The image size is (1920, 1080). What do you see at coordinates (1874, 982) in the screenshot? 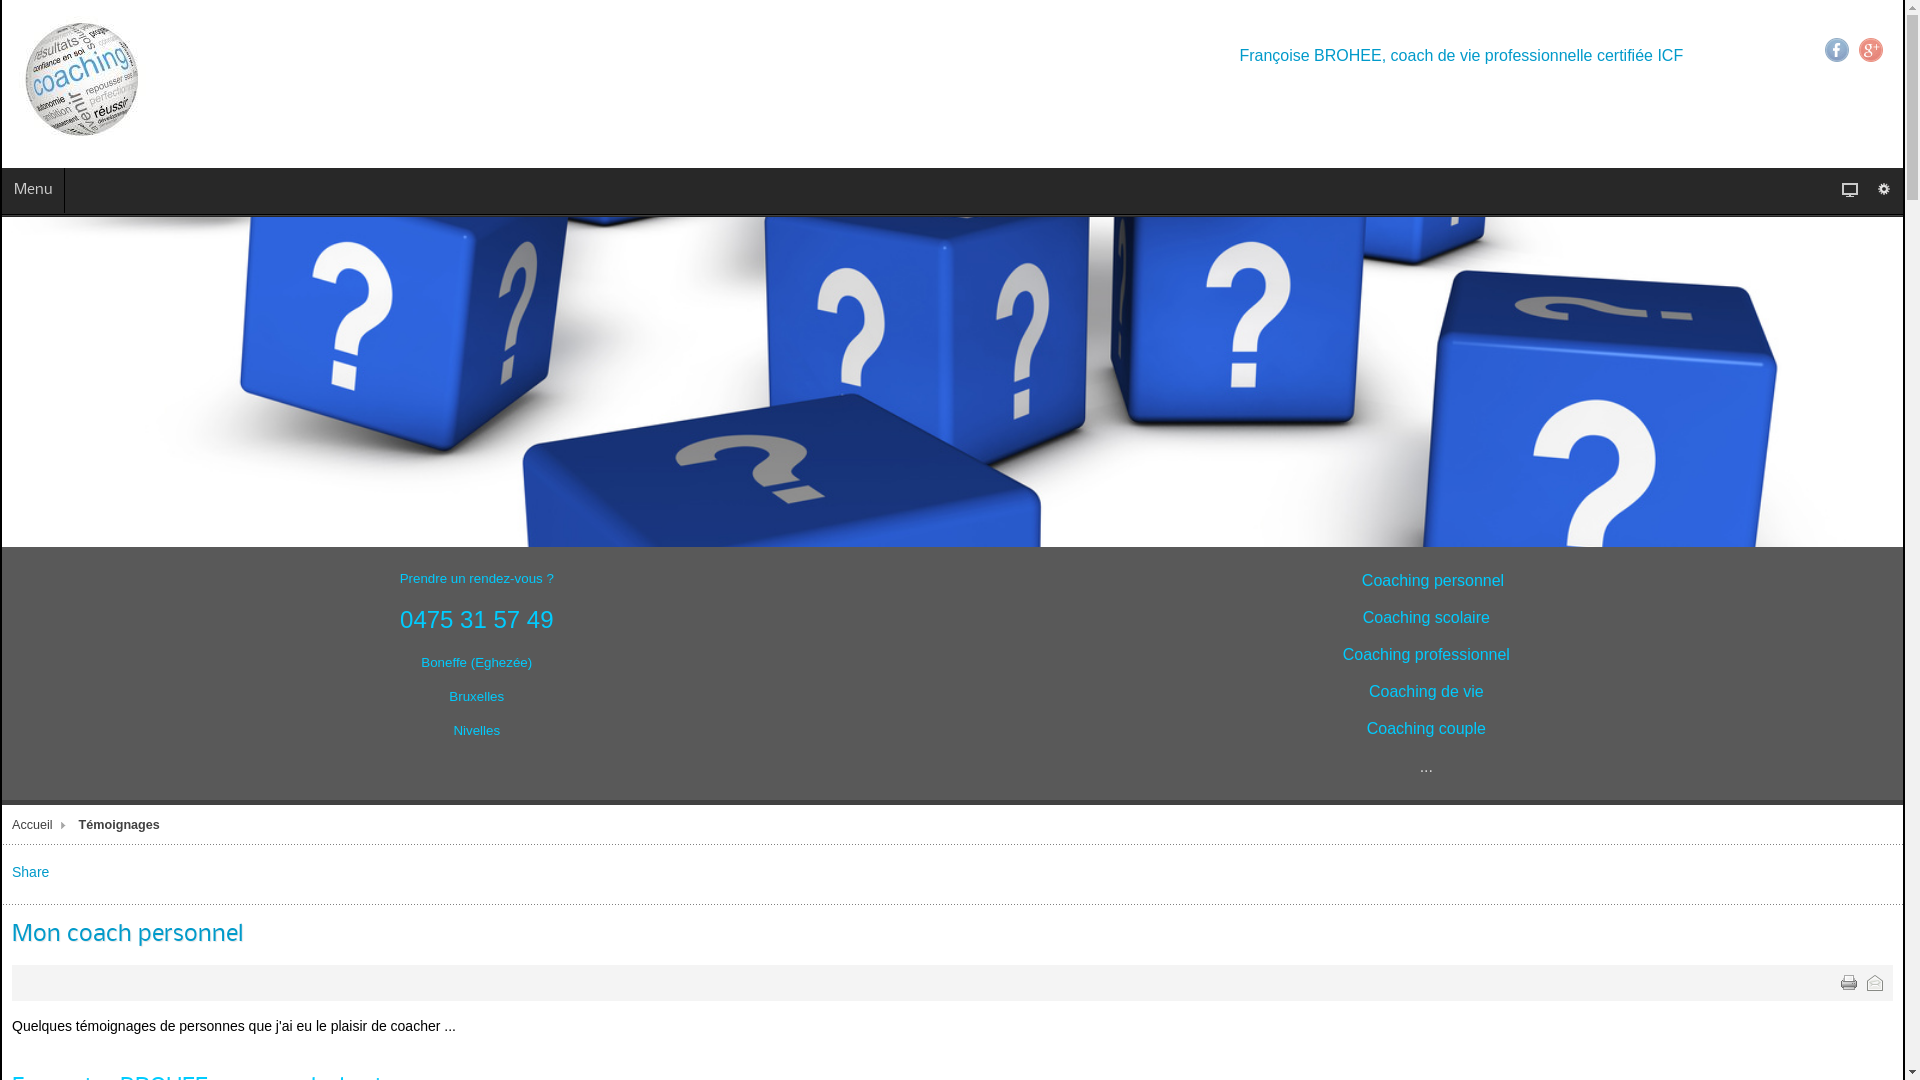
I see `'E-mail'` at bounding box center [1874, 982].